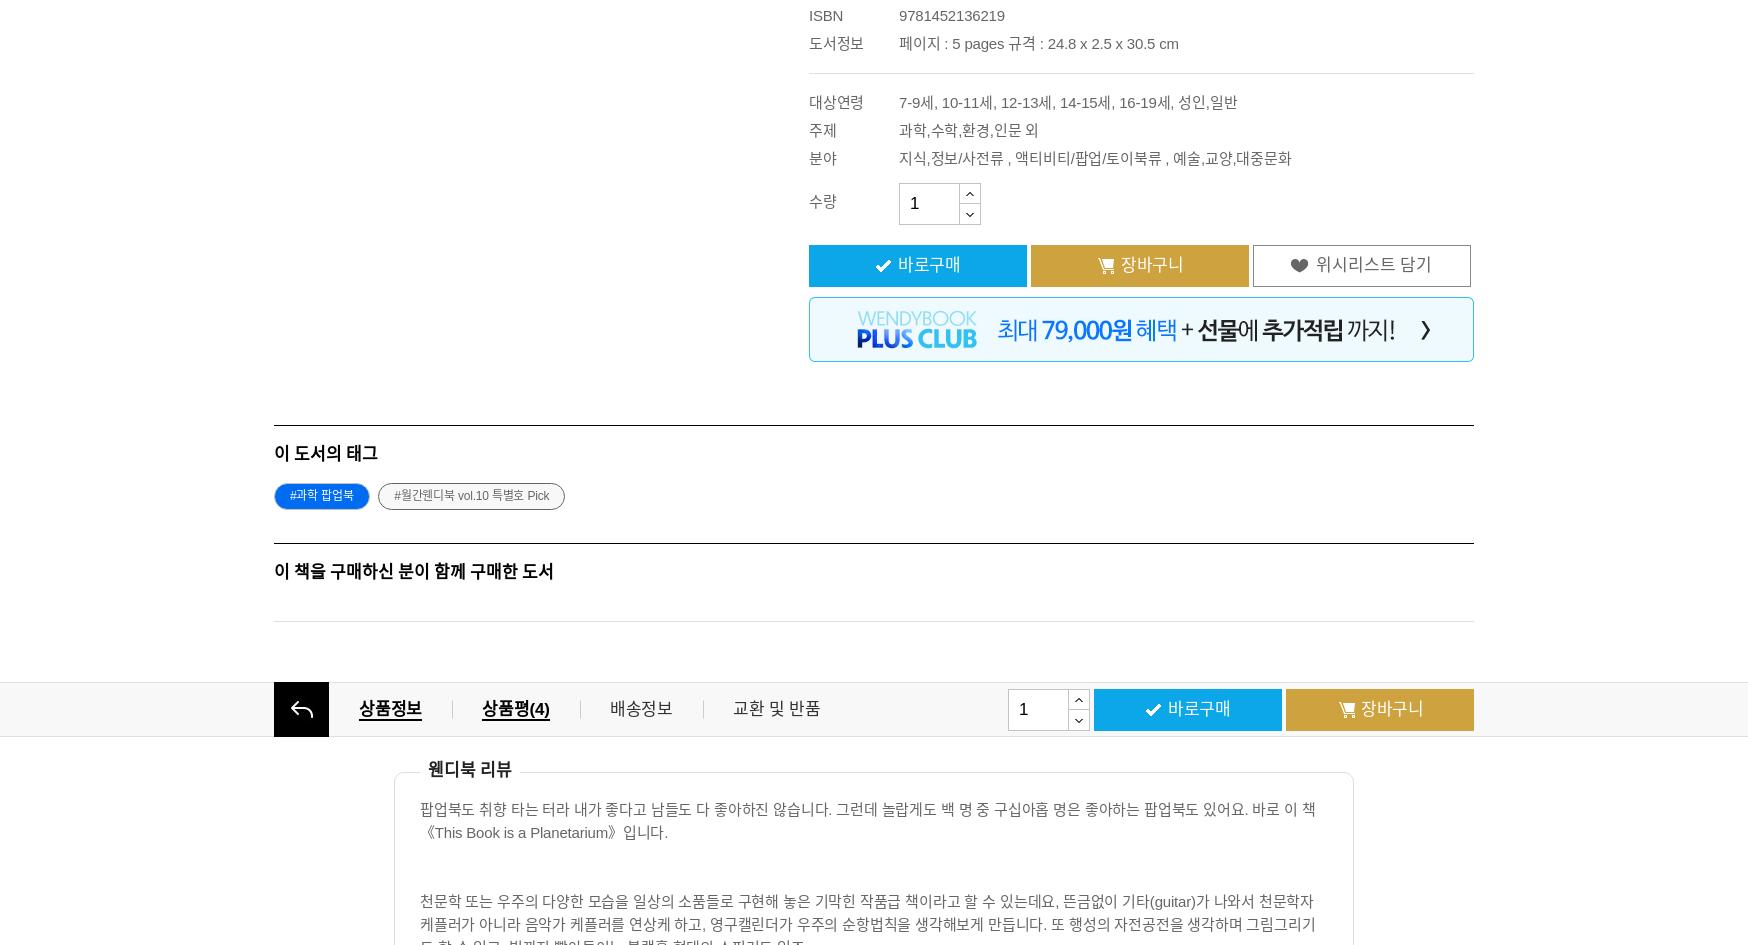 The image size is (1748, 945). I want to click on '지식,정보/사전류', so click(951, 158).